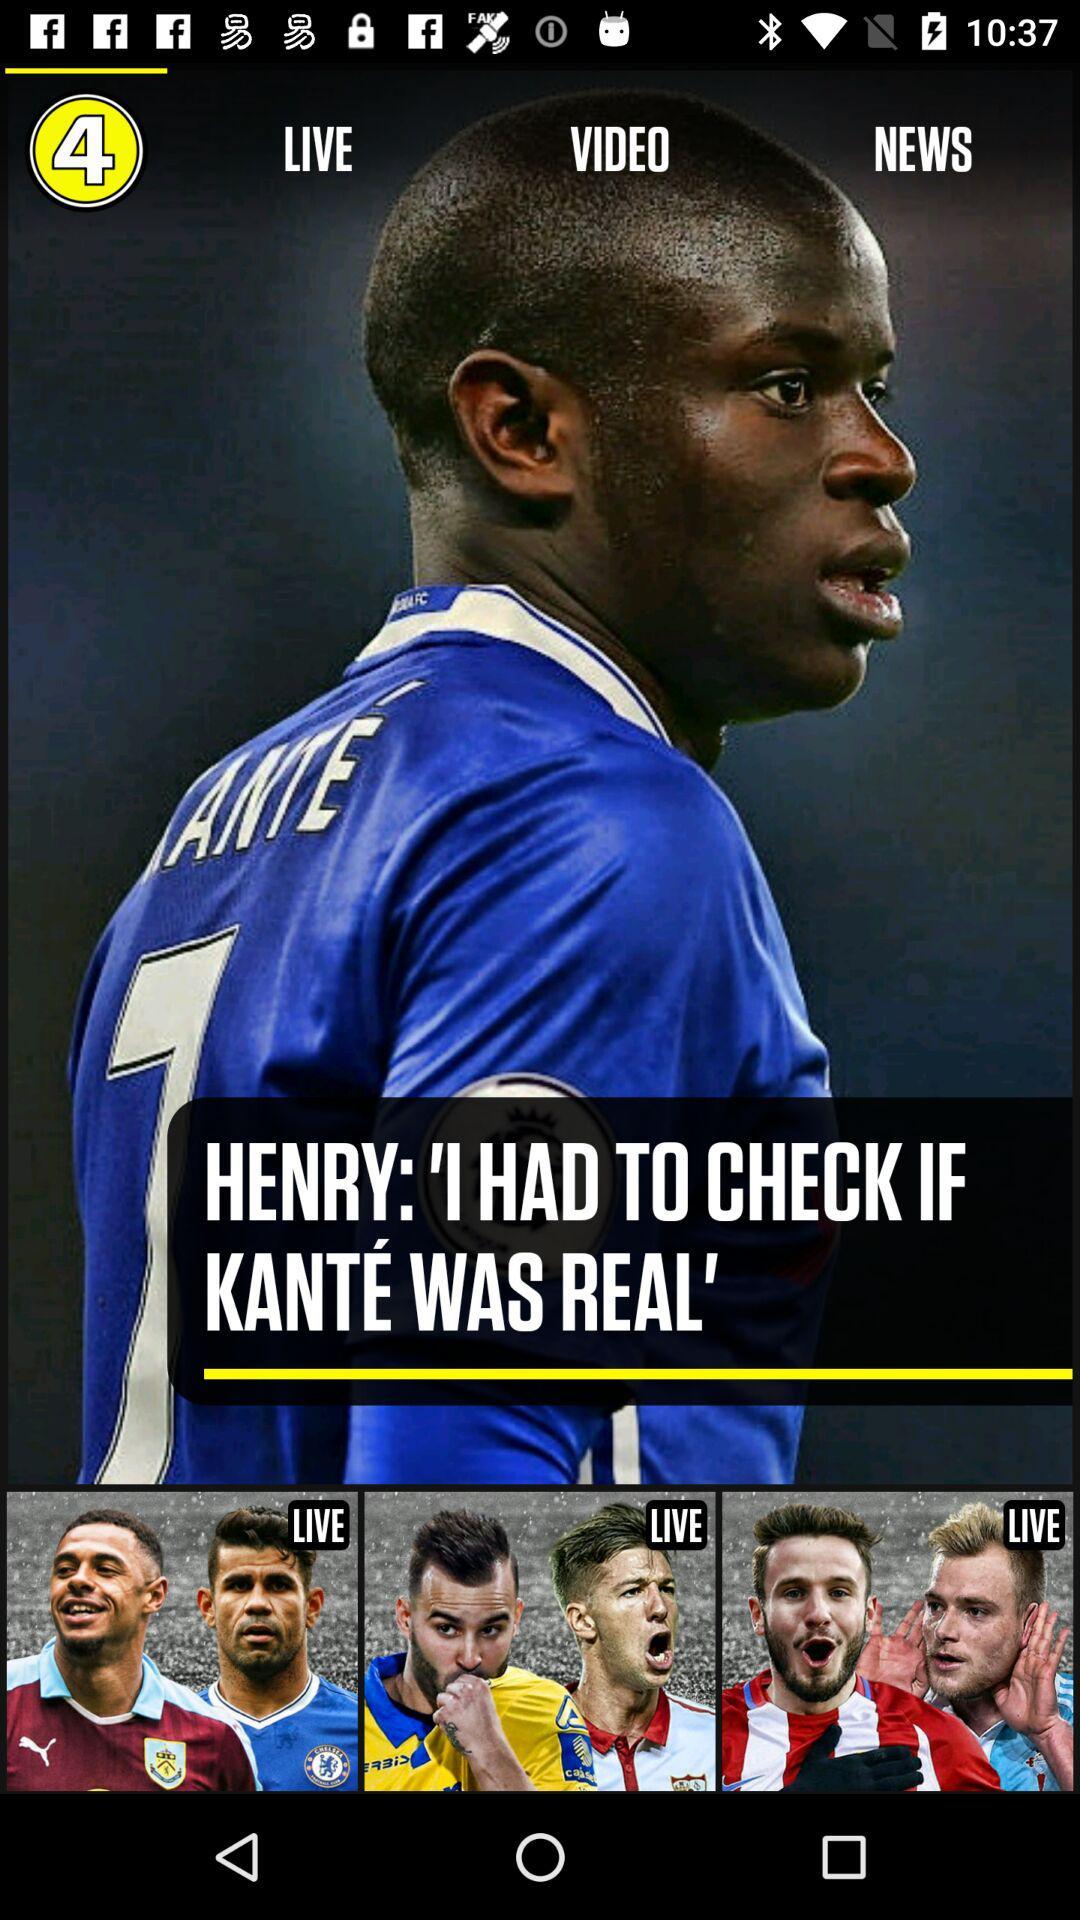  What do you see at coordinates (619, 149) in the screenshot?
I see `video` at bounding box center [619, 149].